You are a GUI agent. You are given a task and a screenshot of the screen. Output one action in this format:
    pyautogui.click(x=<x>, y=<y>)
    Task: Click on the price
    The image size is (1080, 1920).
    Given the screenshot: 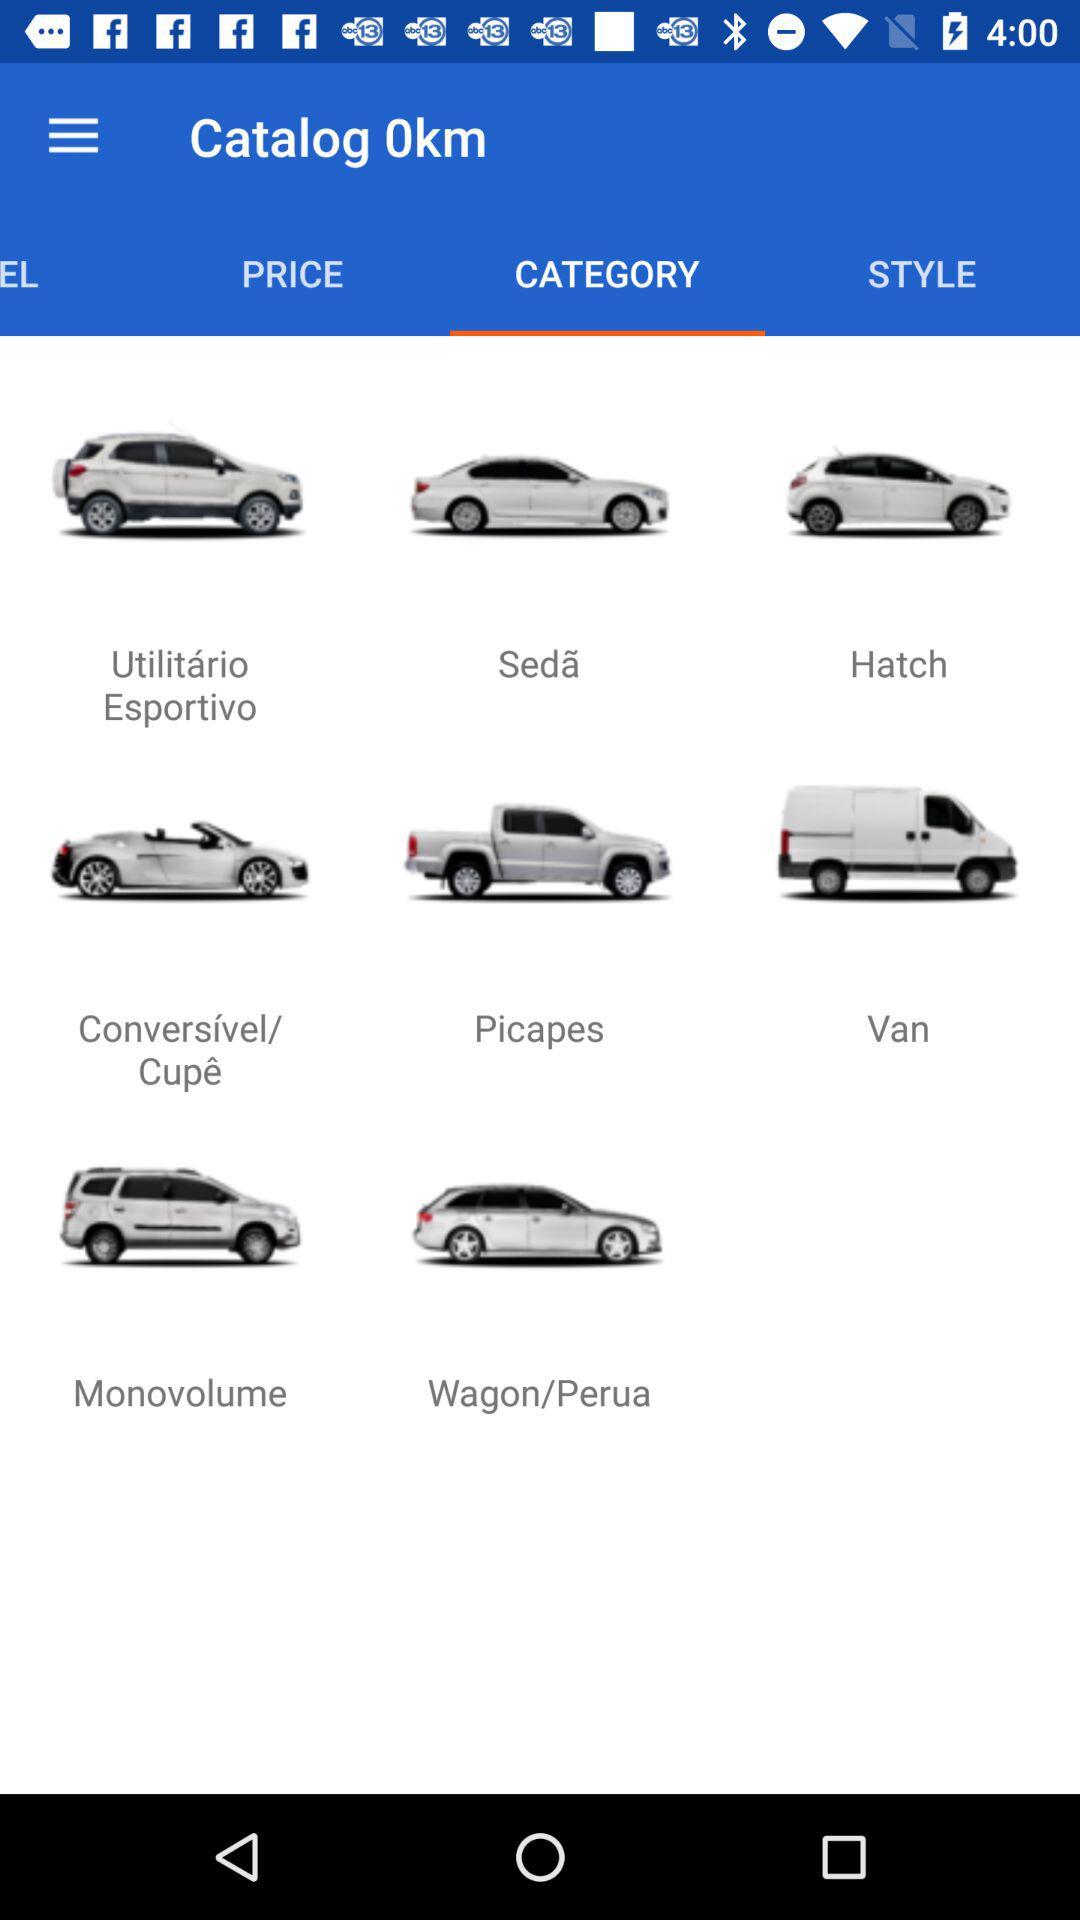 What is the action you would take?
    pyautogui.click(x=292, y=272)
    